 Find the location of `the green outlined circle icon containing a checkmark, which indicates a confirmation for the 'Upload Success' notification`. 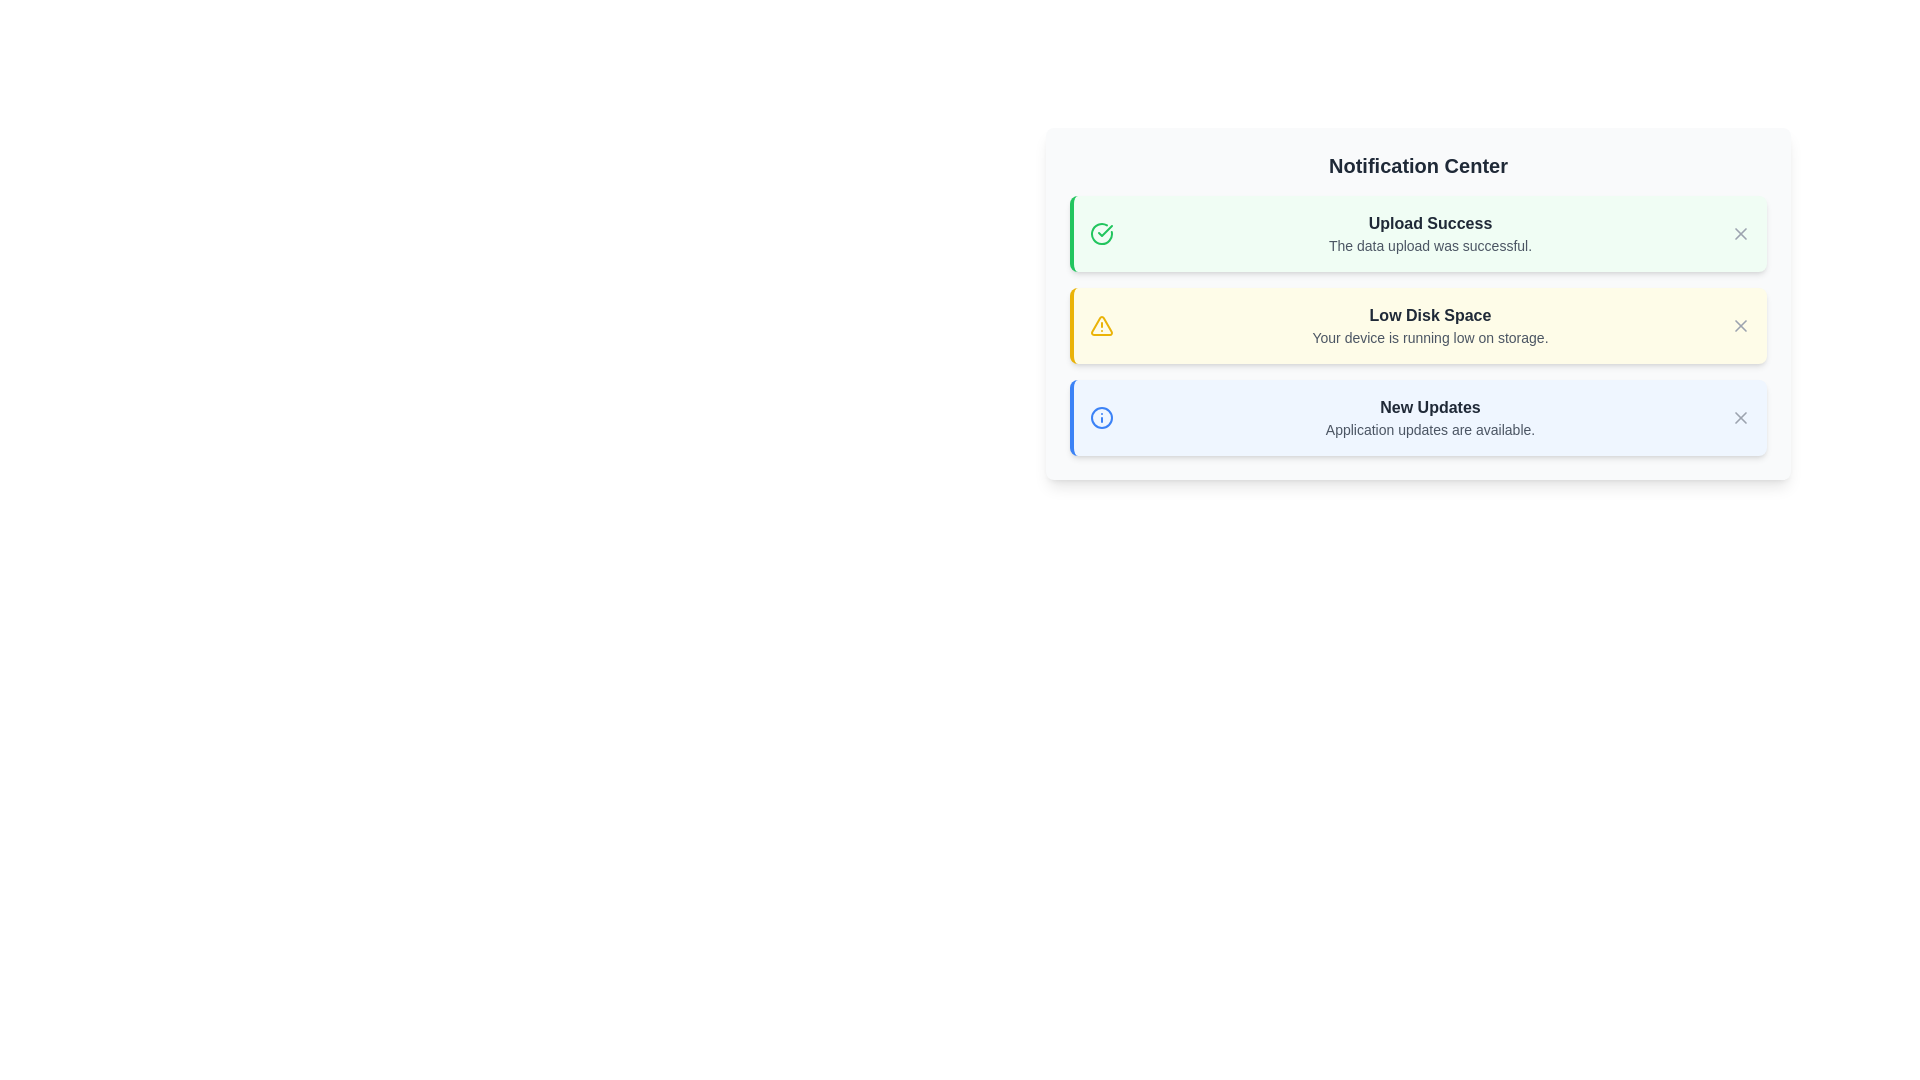

the green outlined circle icon containing a checkmark, which indicates a confirmation for the 'Upload Success' notification is located at coordinates (1101, 233).